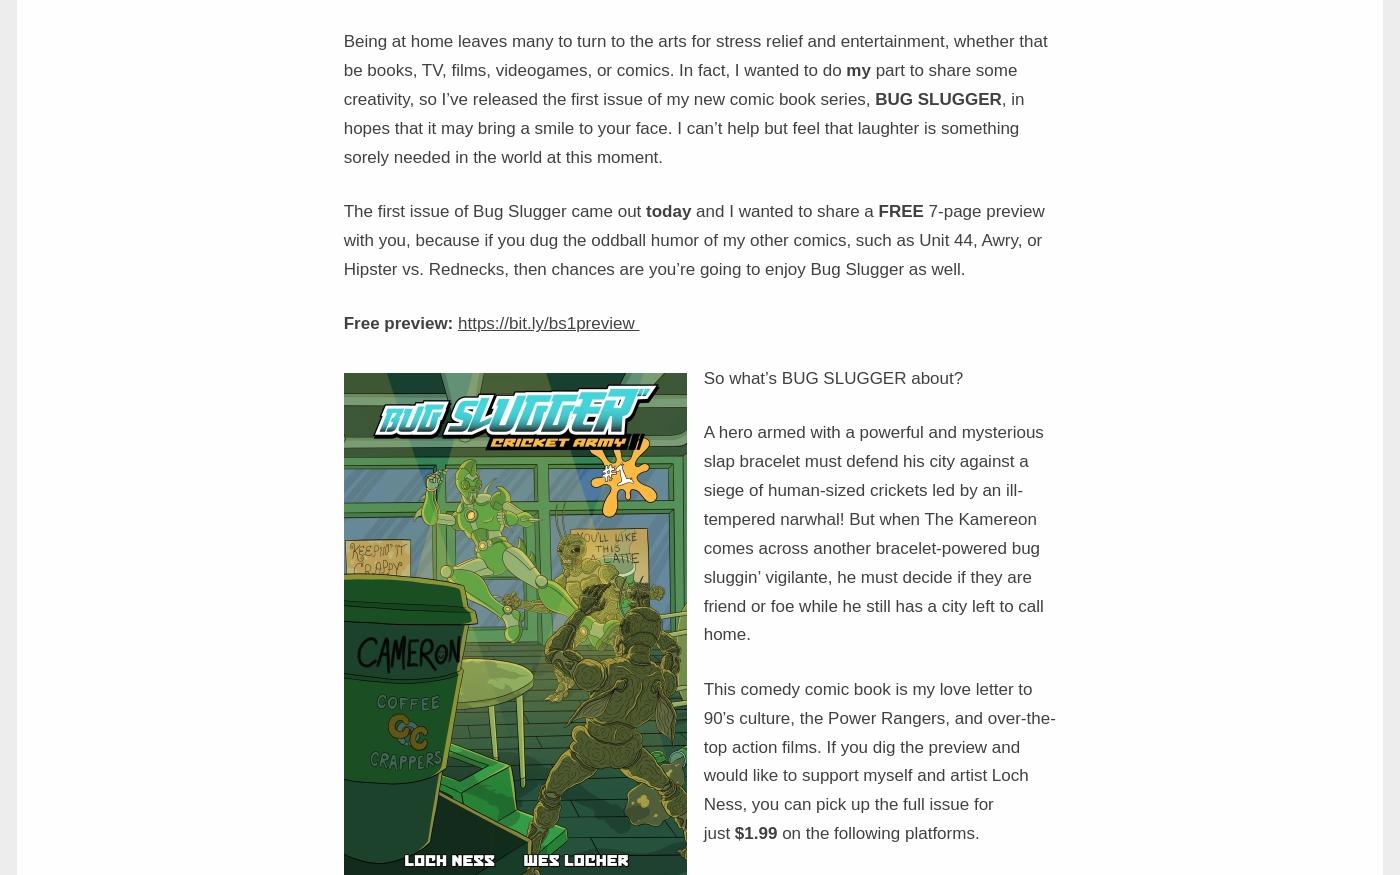  Describe the element at coordinates (494, 211) in the screenshot. I see `'The first issue of Bug Slugger came out'` at that location.